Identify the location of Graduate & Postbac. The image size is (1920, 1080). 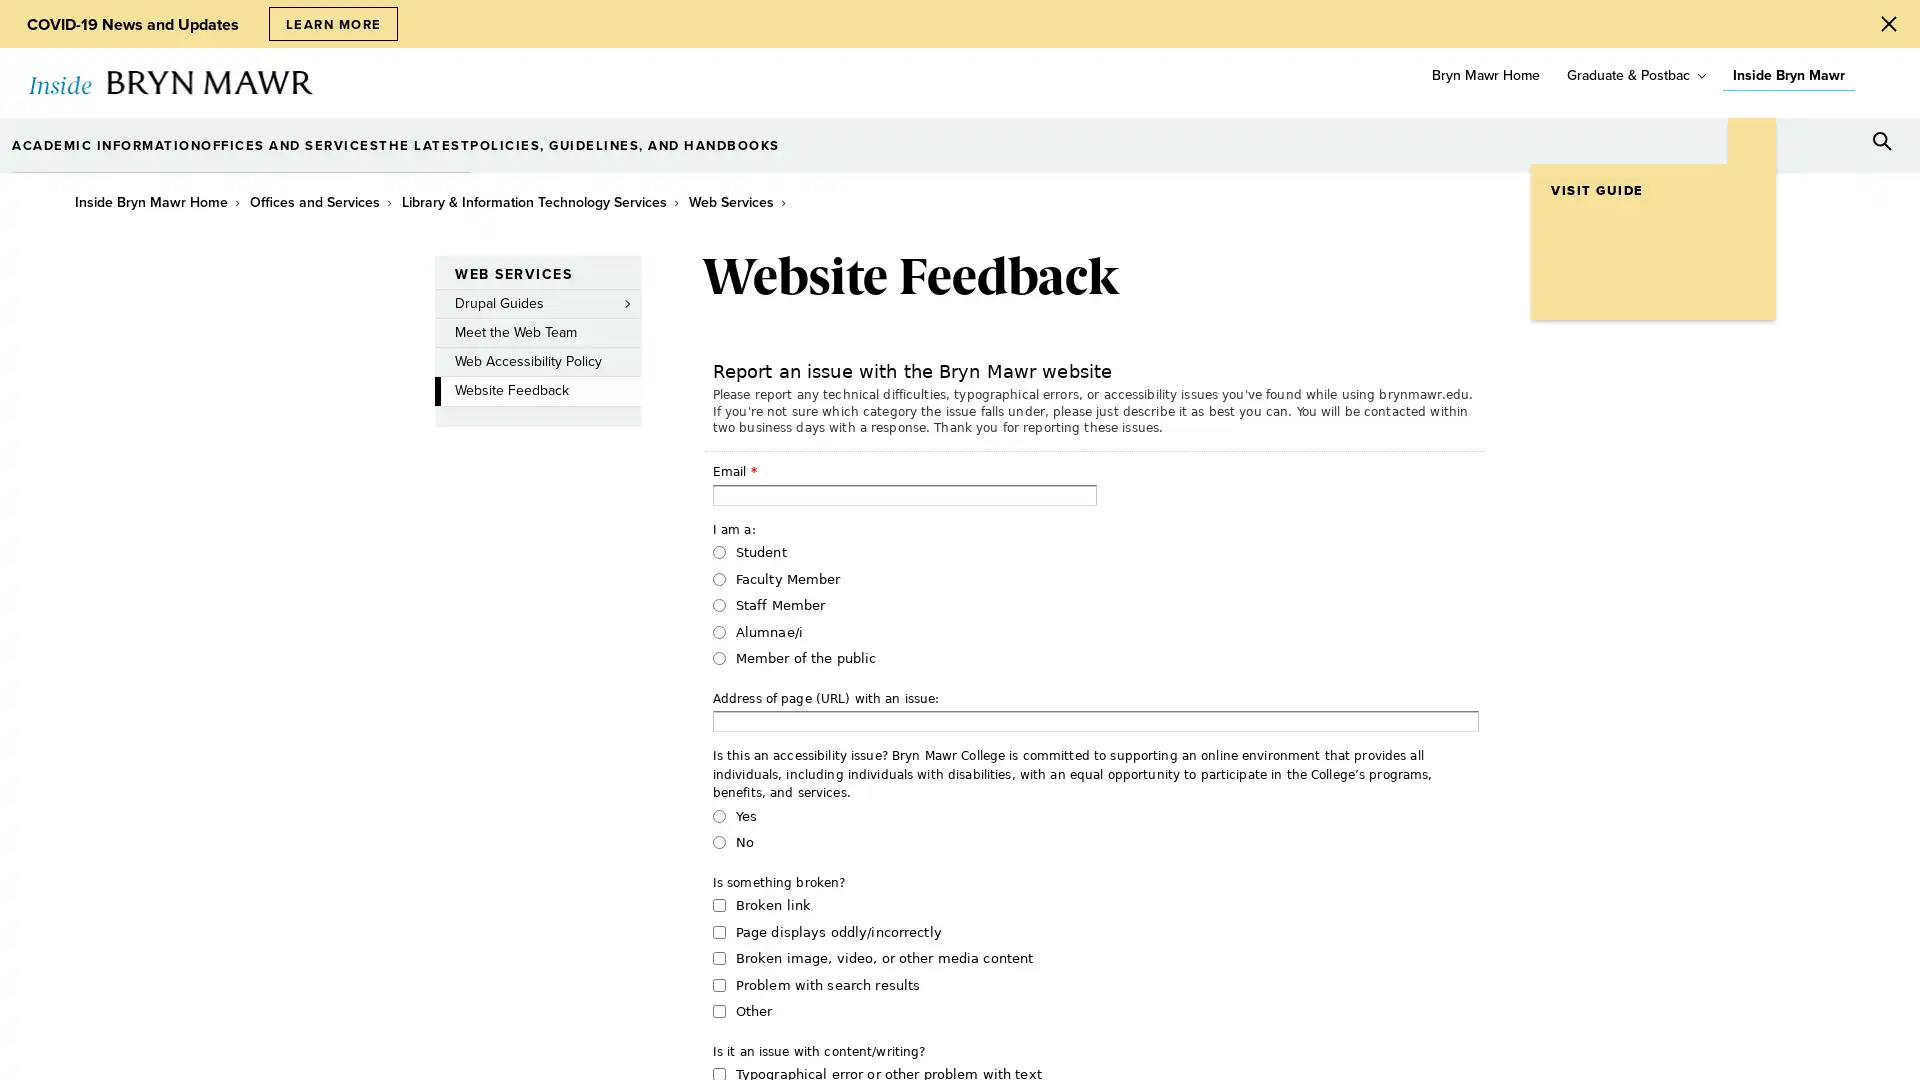
(1628, 74).